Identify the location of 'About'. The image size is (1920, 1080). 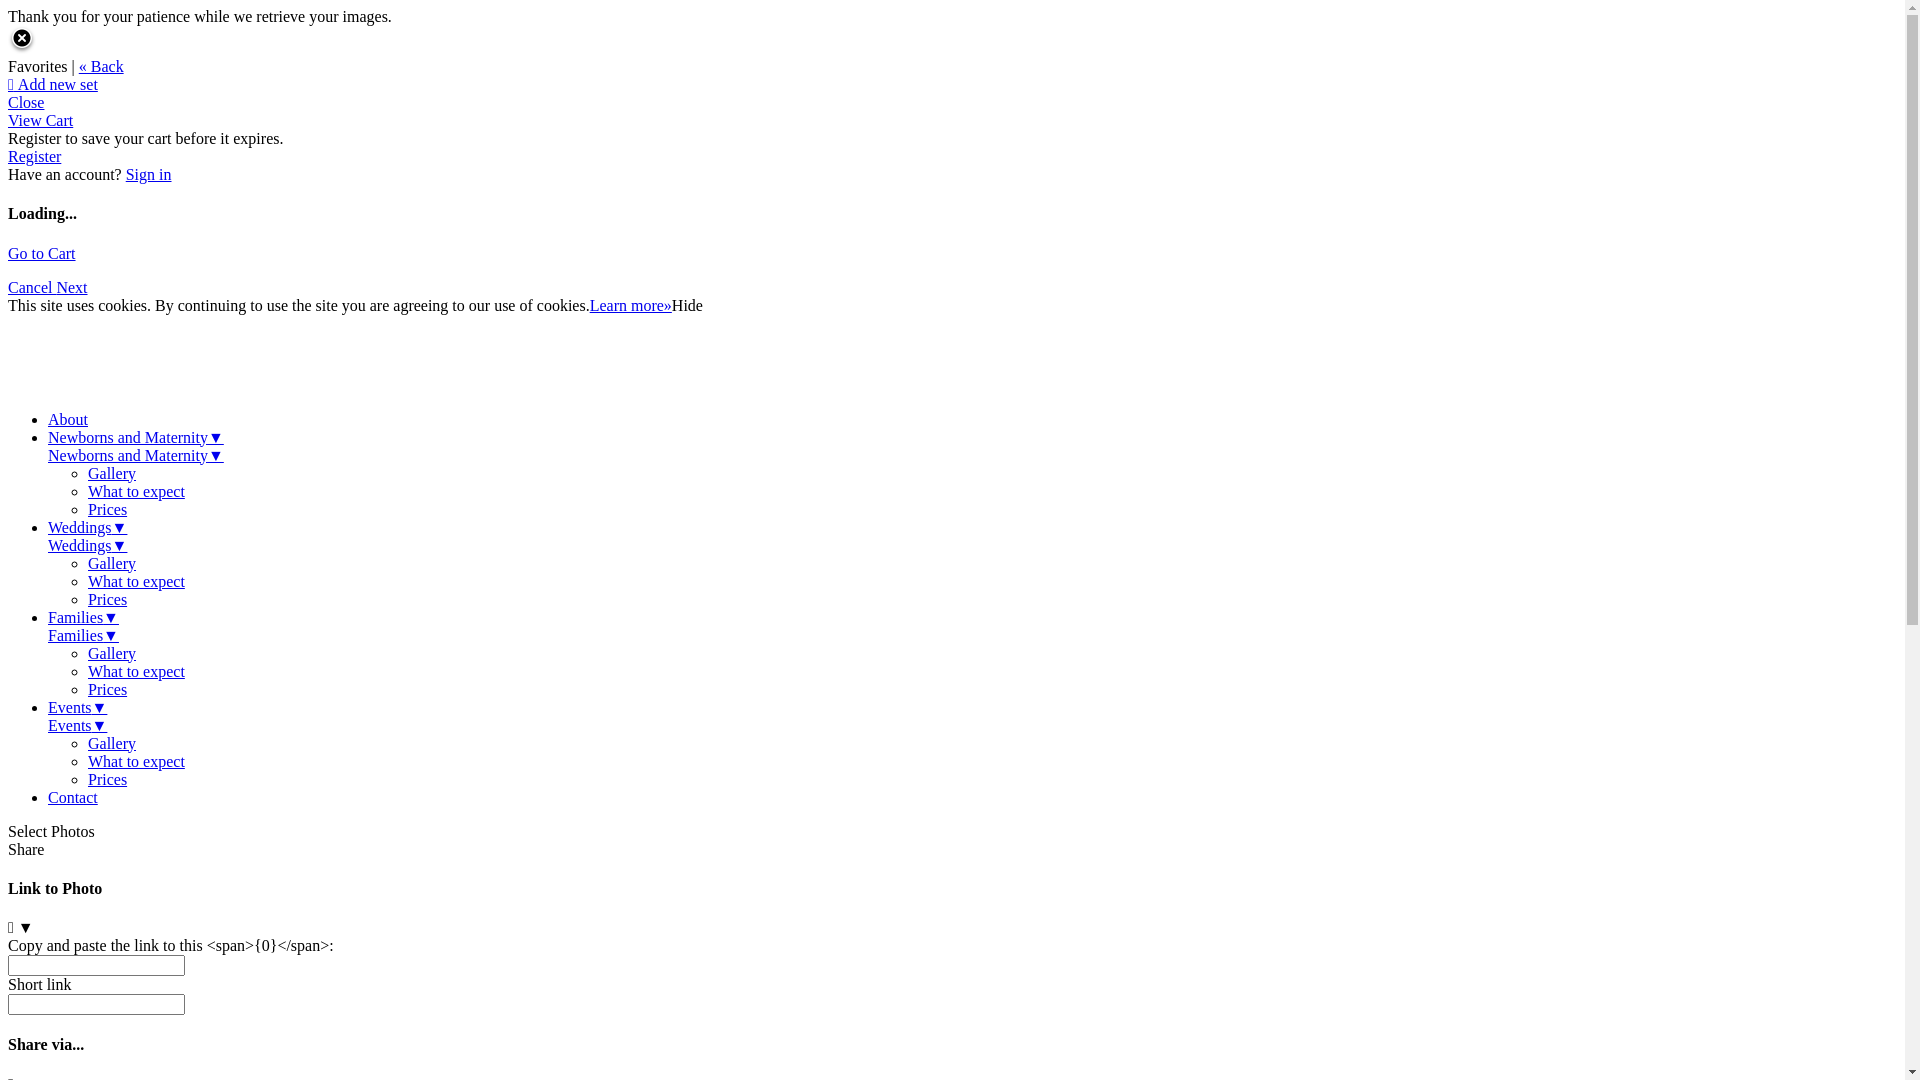
(48, 418).